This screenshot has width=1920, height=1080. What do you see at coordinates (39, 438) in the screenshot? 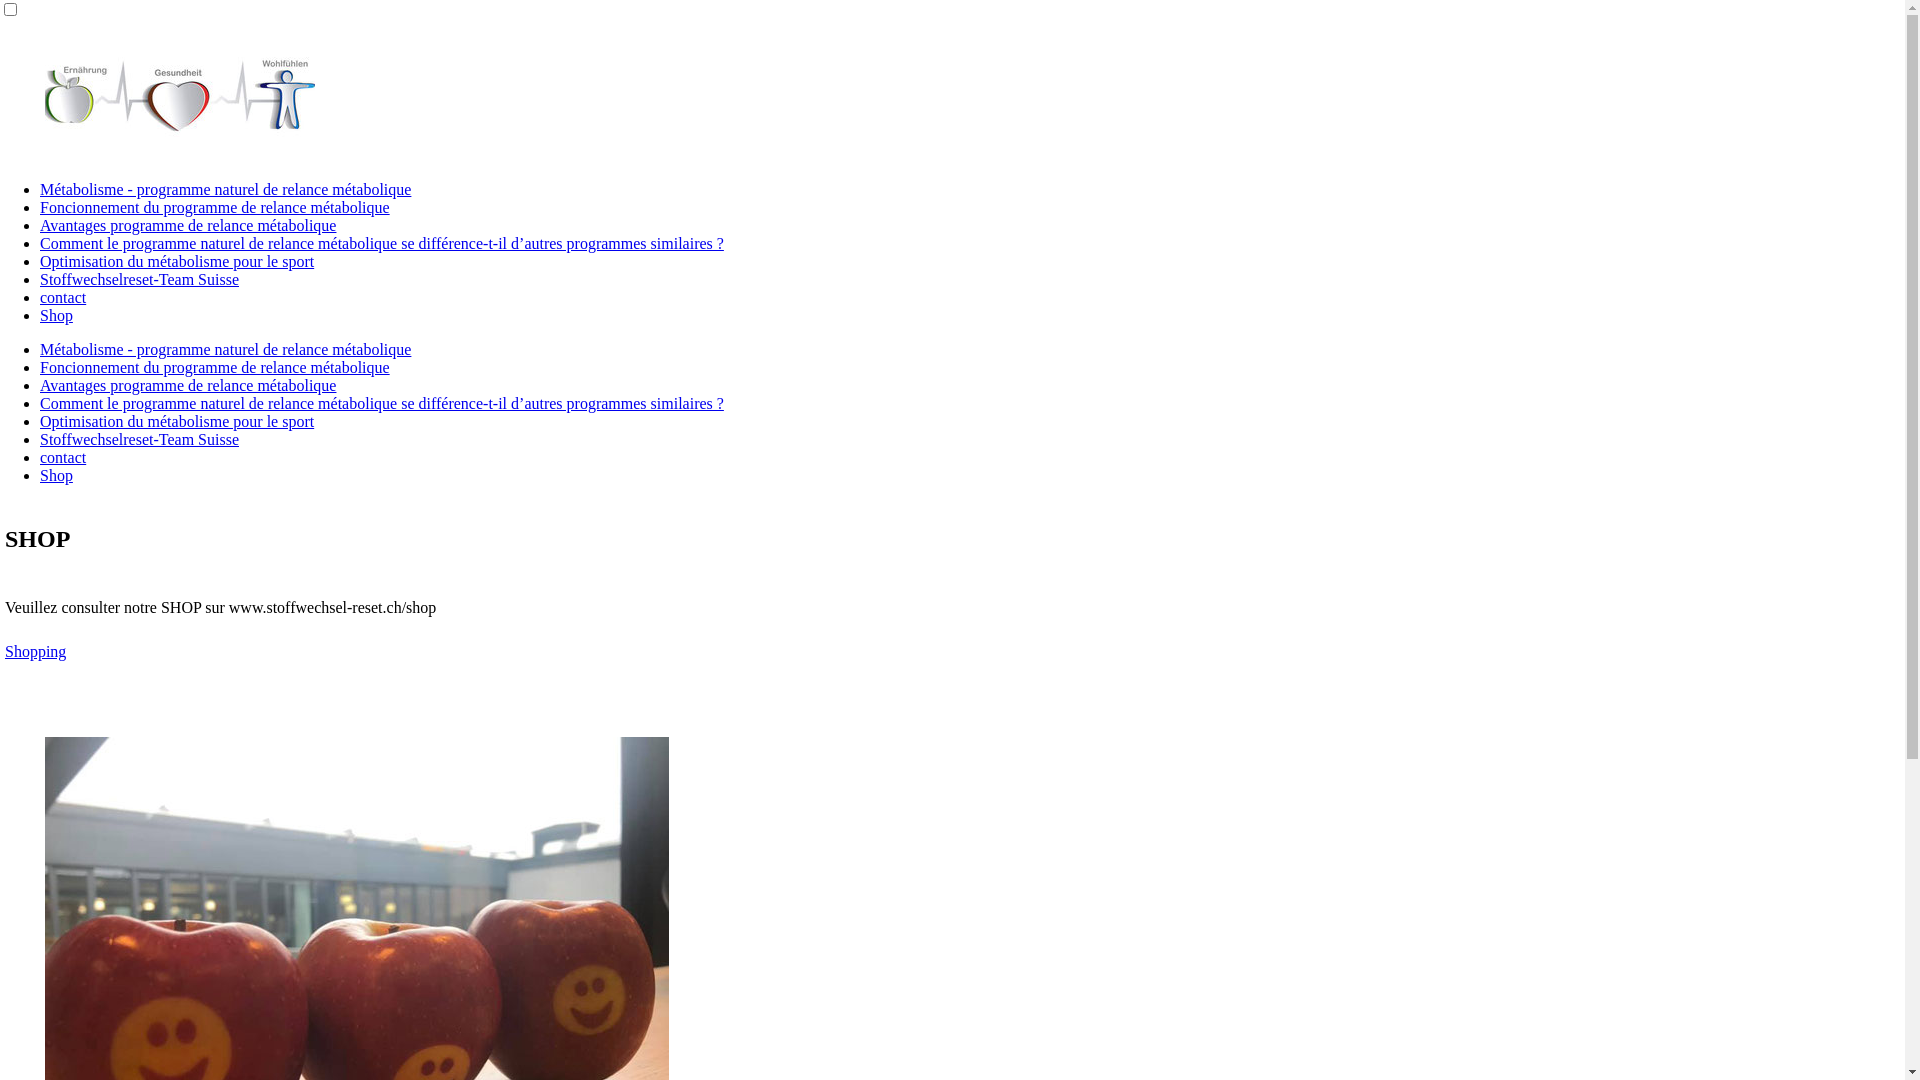
I see `'Stoffwechselreset-Team Suisse'` at bounding box center [39, 438].